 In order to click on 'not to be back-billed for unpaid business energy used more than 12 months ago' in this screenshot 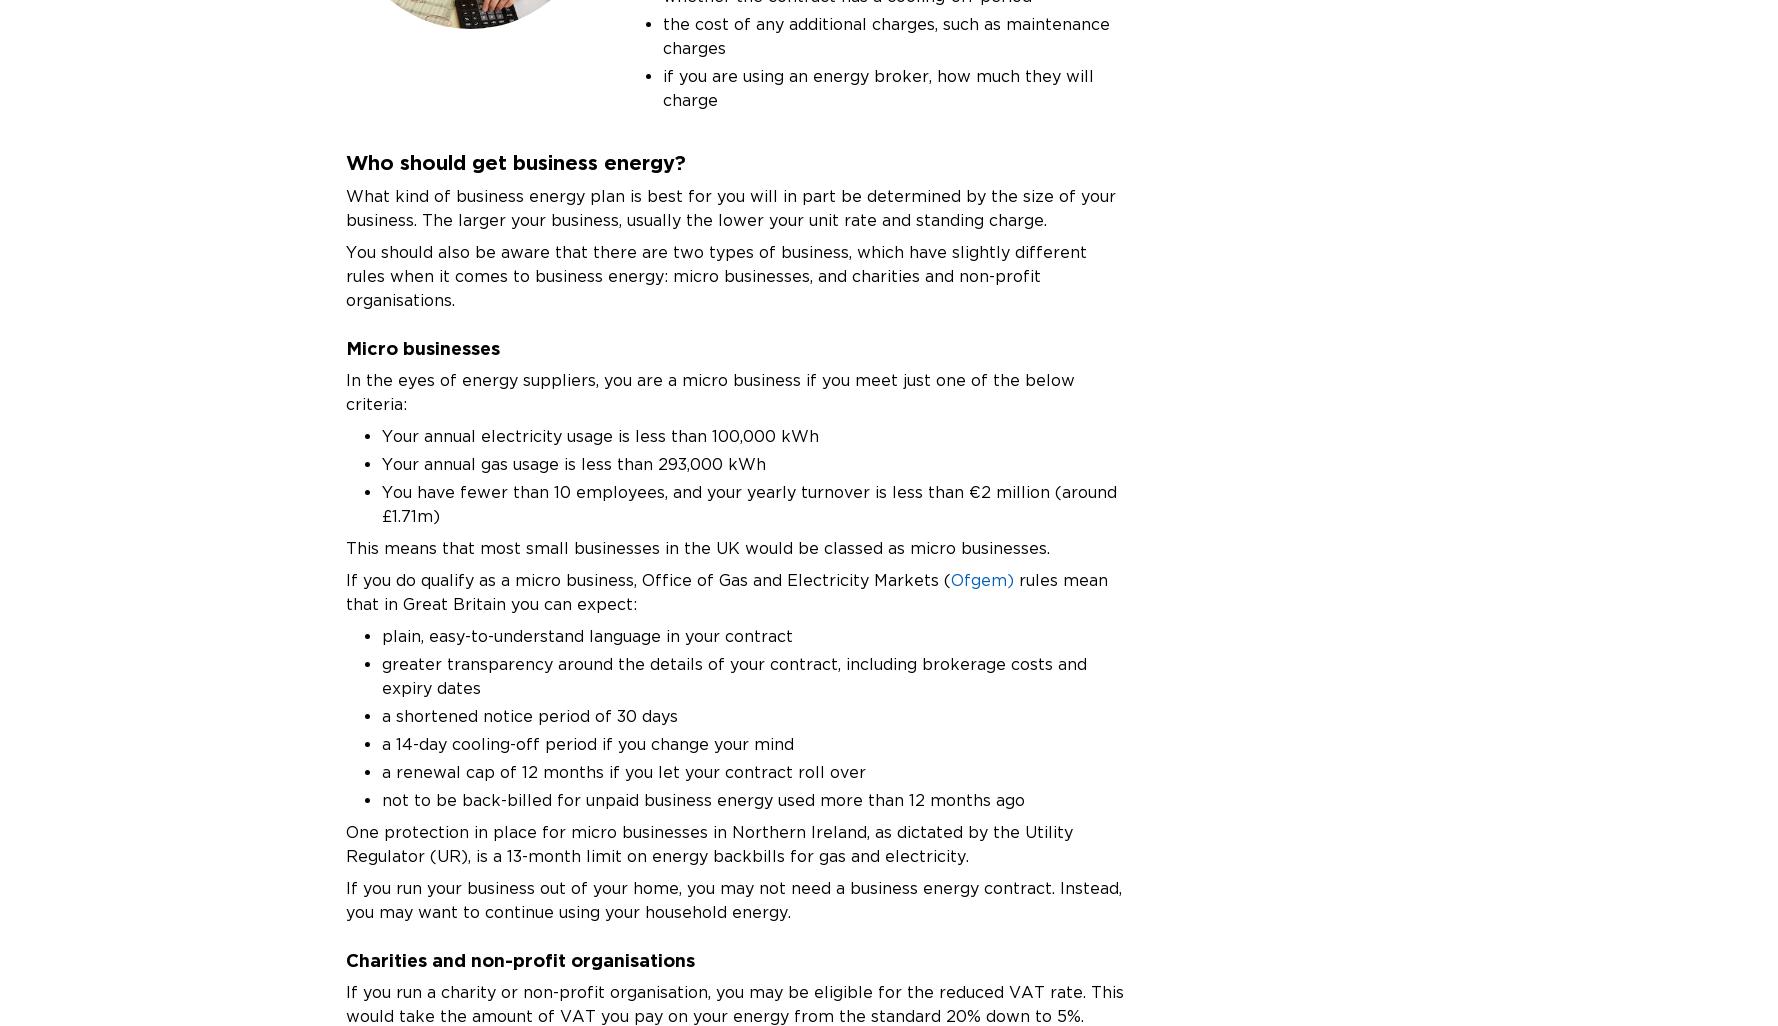, I will do `click(702, 798)`.